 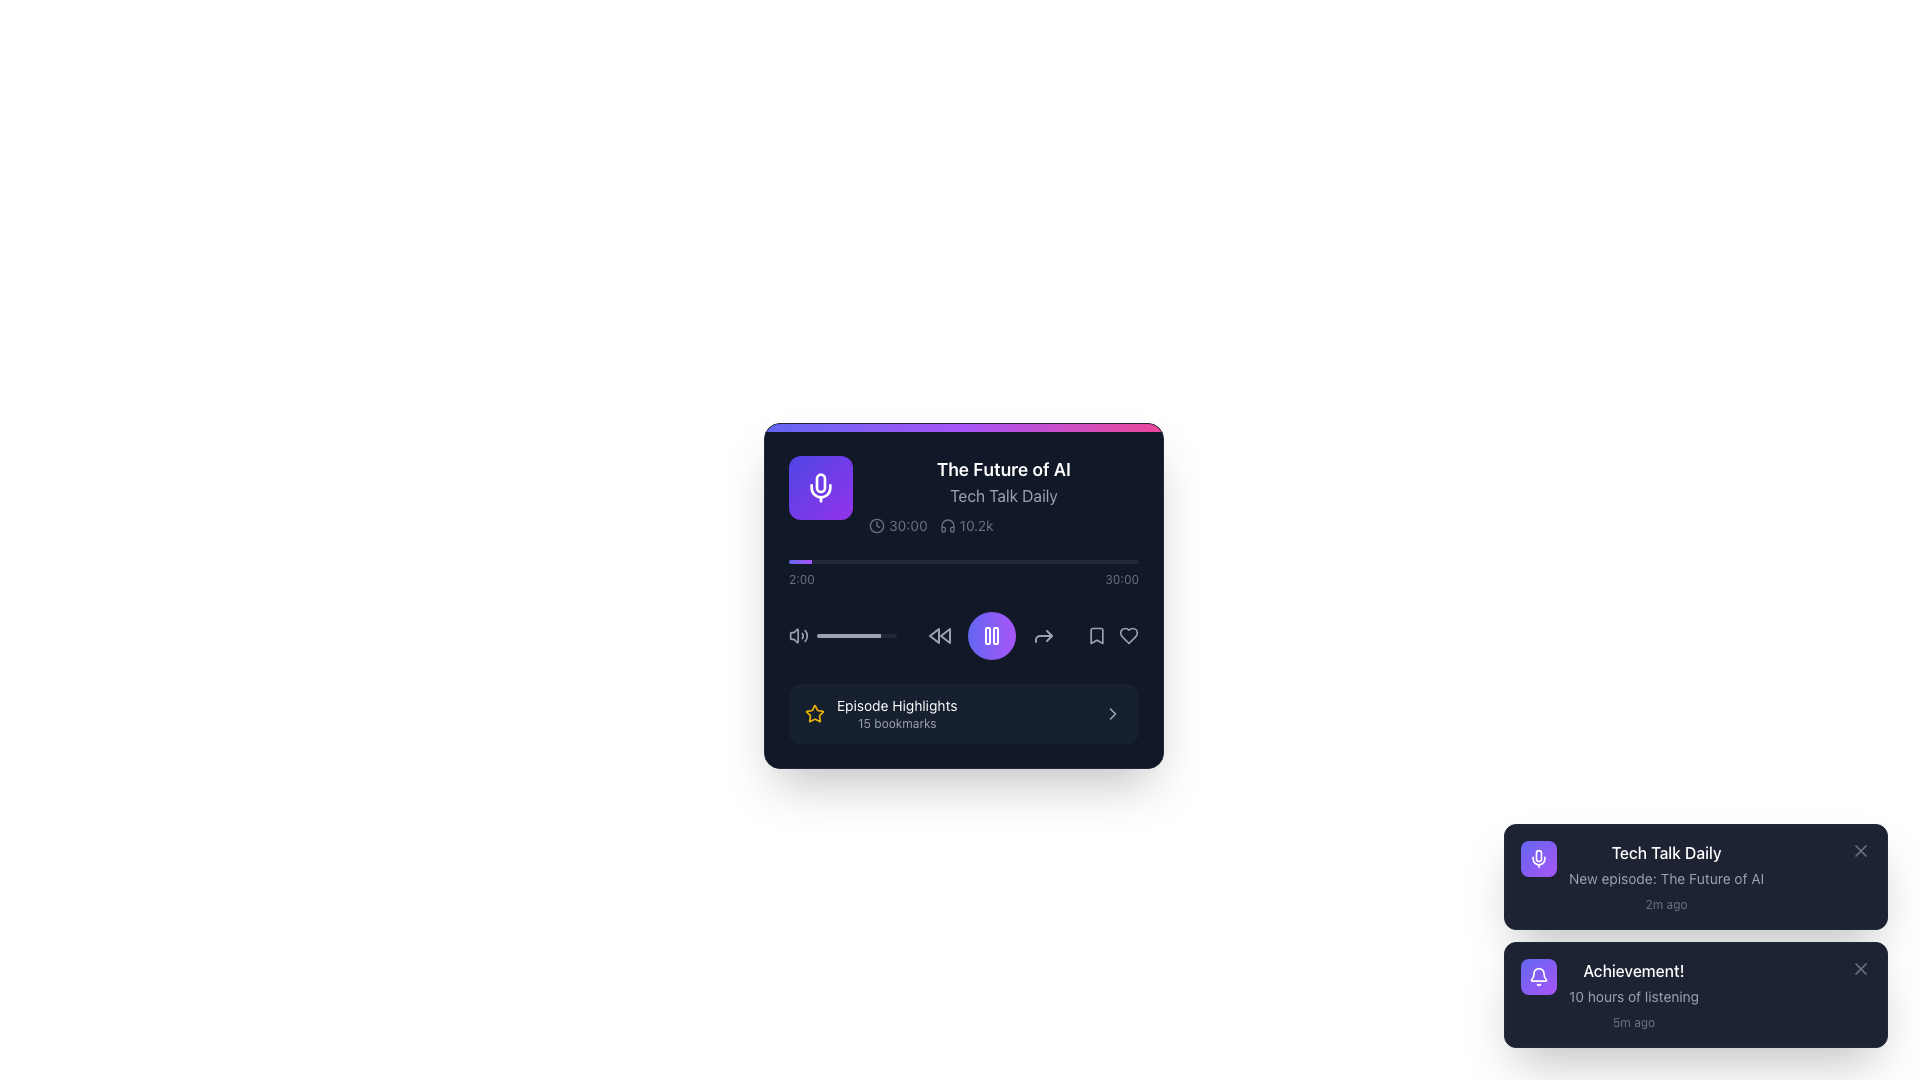 I want to click on the right vertical bar of the purple pause icon located in the central control area of the media player interface, so click(x=996, y=636).